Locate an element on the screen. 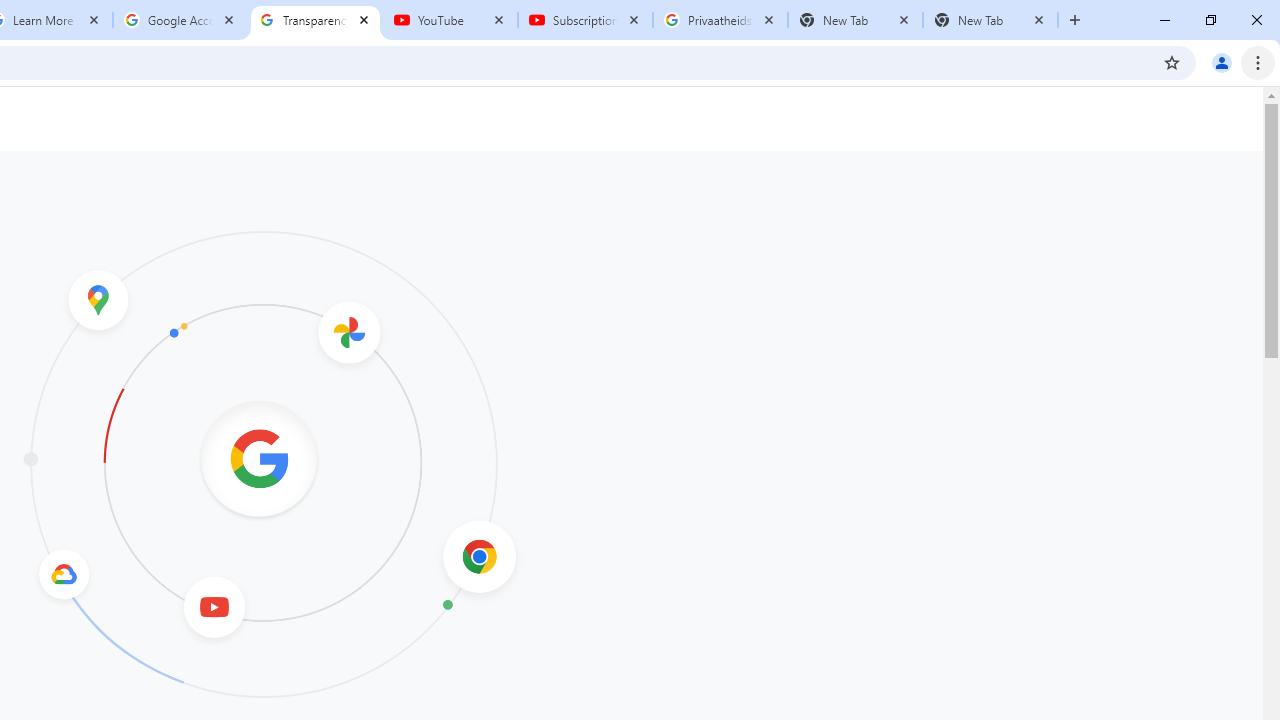  'You' is located at coordinates (1220, 61).